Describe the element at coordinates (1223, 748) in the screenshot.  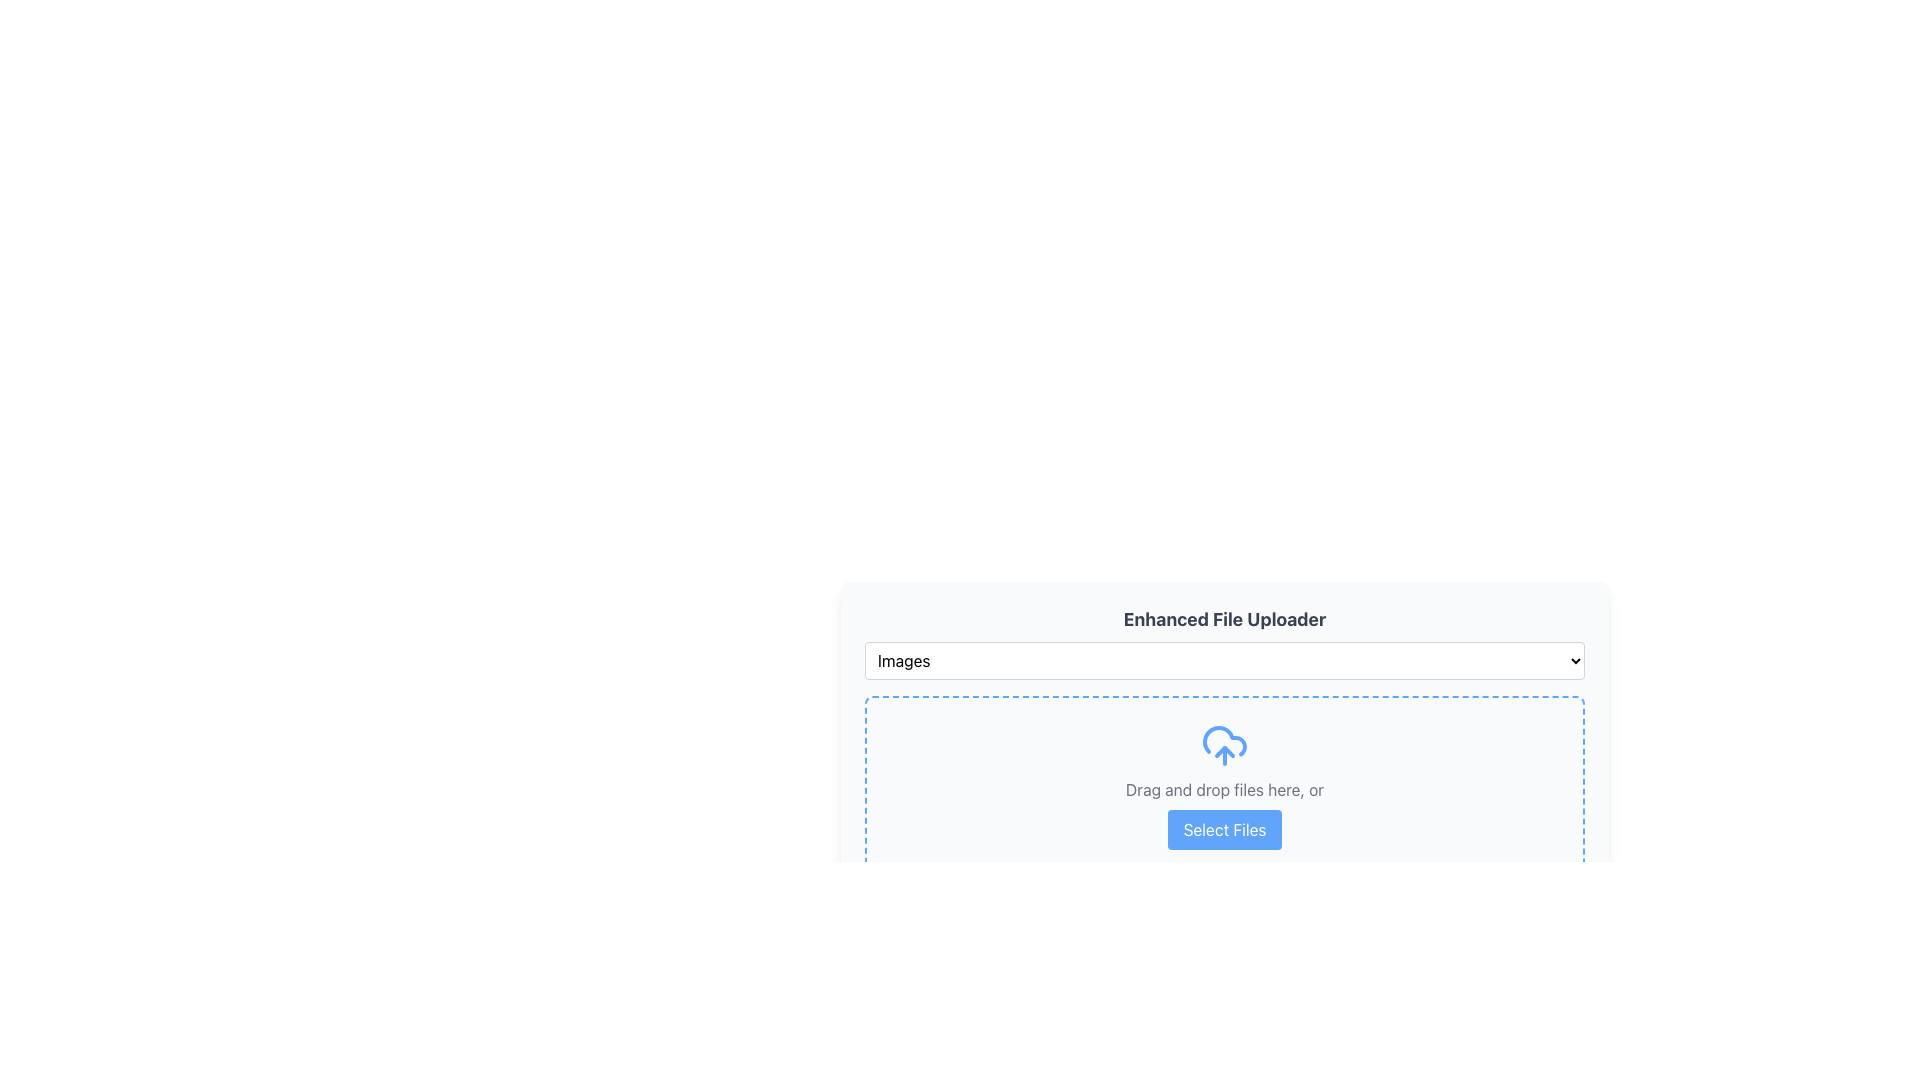
I see `the 'Select Files' button in the Enhanced File Uploader Widget` at that location.